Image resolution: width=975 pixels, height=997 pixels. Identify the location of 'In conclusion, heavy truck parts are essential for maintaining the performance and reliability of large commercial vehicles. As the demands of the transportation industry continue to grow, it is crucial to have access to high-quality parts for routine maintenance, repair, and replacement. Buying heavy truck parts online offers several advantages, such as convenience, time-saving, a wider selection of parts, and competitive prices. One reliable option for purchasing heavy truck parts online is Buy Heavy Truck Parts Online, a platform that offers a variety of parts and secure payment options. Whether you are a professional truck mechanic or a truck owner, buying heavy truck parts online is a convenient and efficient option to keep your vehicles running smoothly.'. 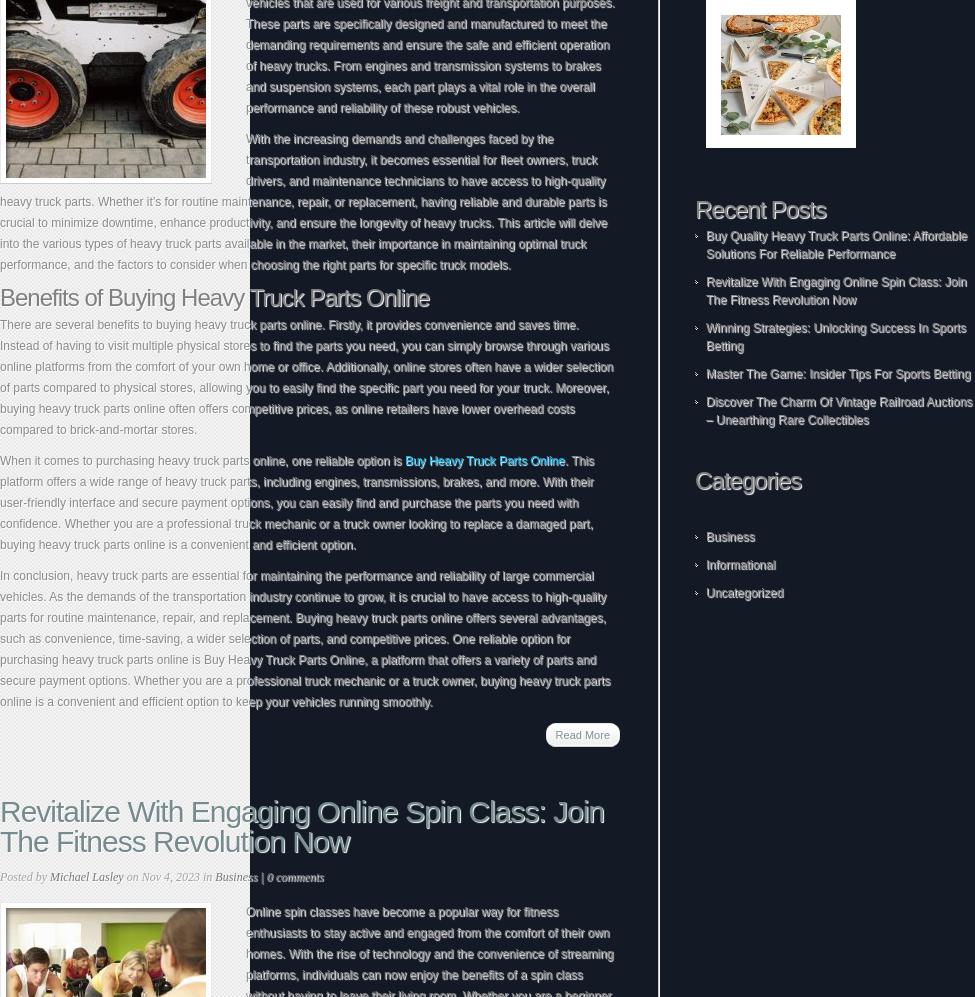
(303, 638).